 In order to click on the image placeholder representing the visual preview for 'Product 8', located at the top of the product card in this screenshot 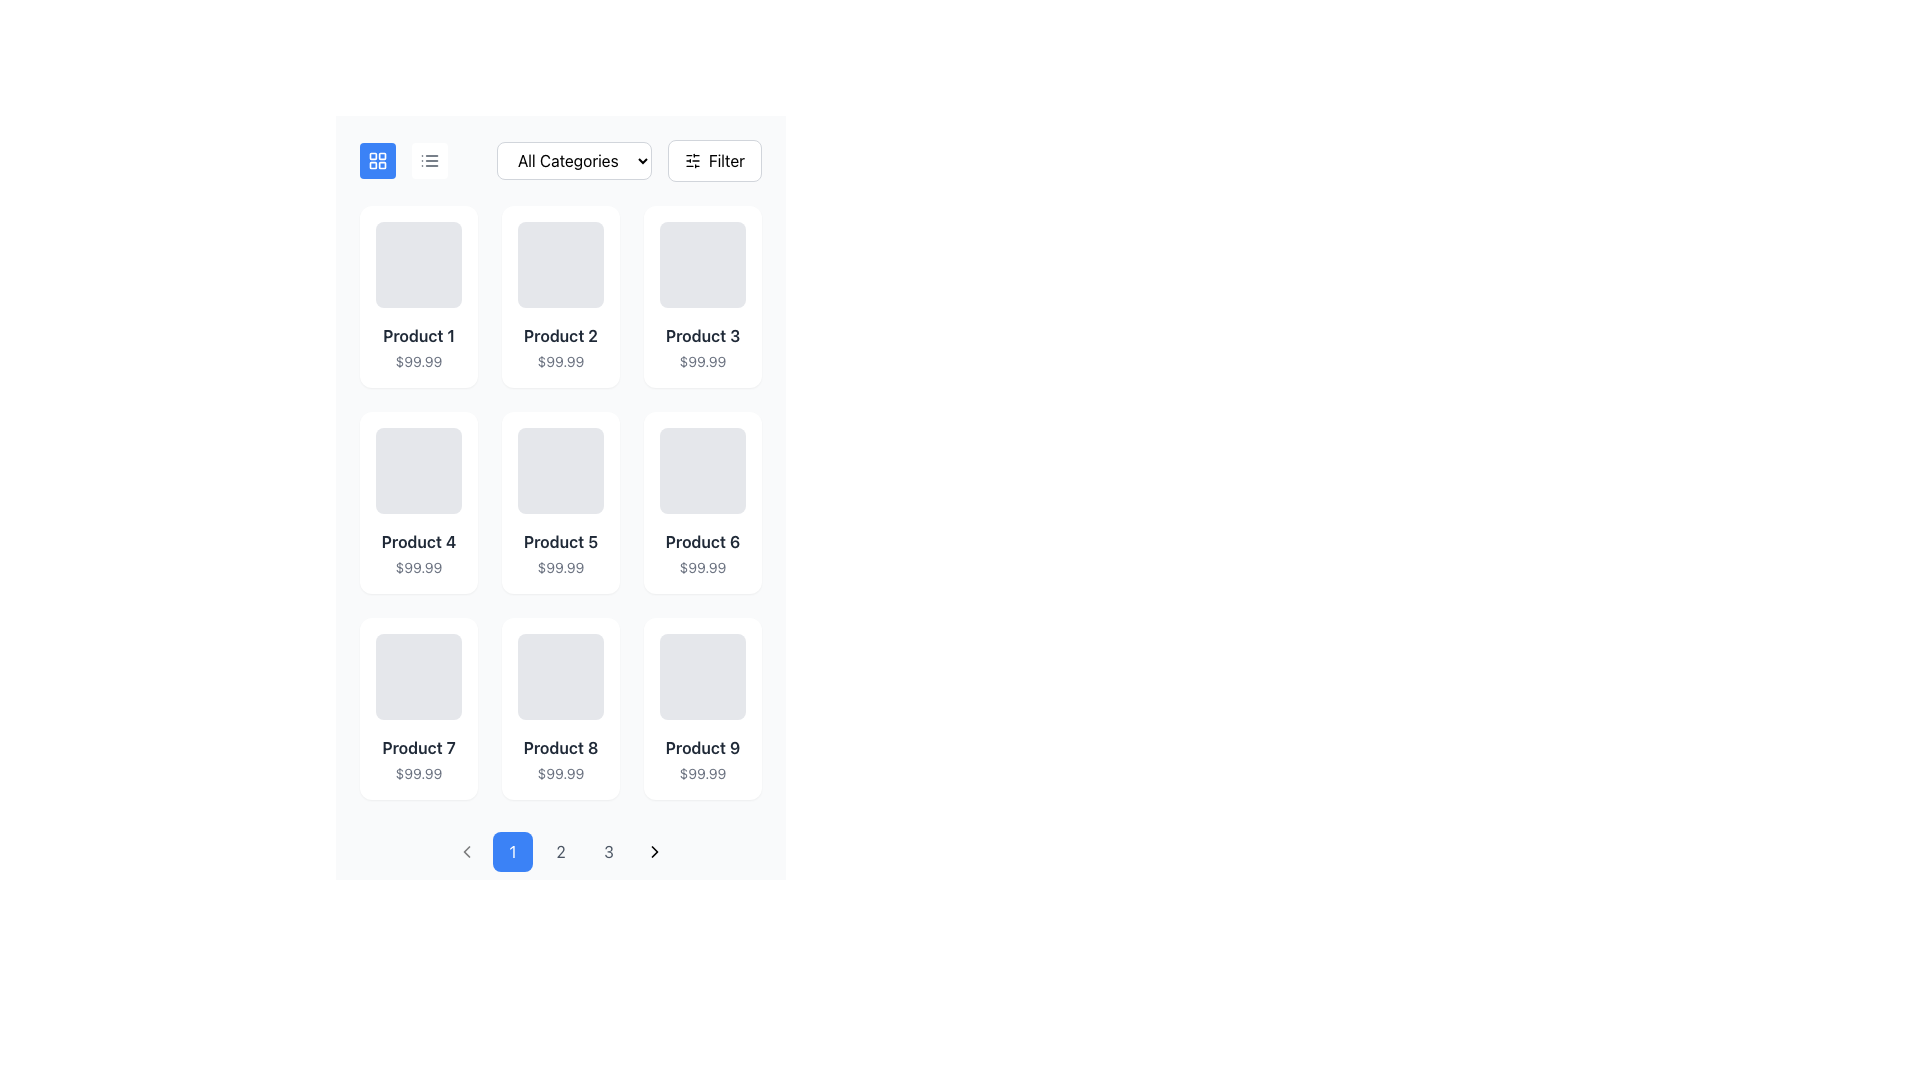, I will do `click(560, 676)`.